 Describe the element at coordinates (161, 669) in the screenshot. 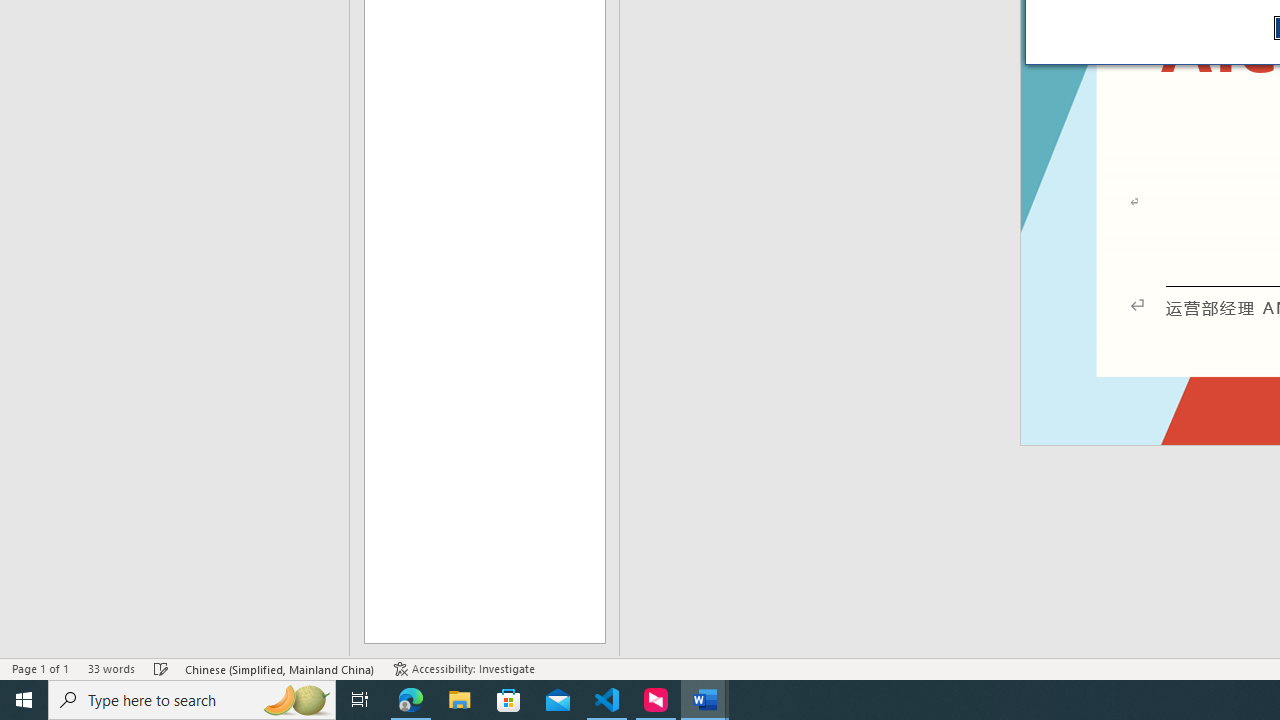

I see `'Spelling and Grammar Check Checking'` at that location.